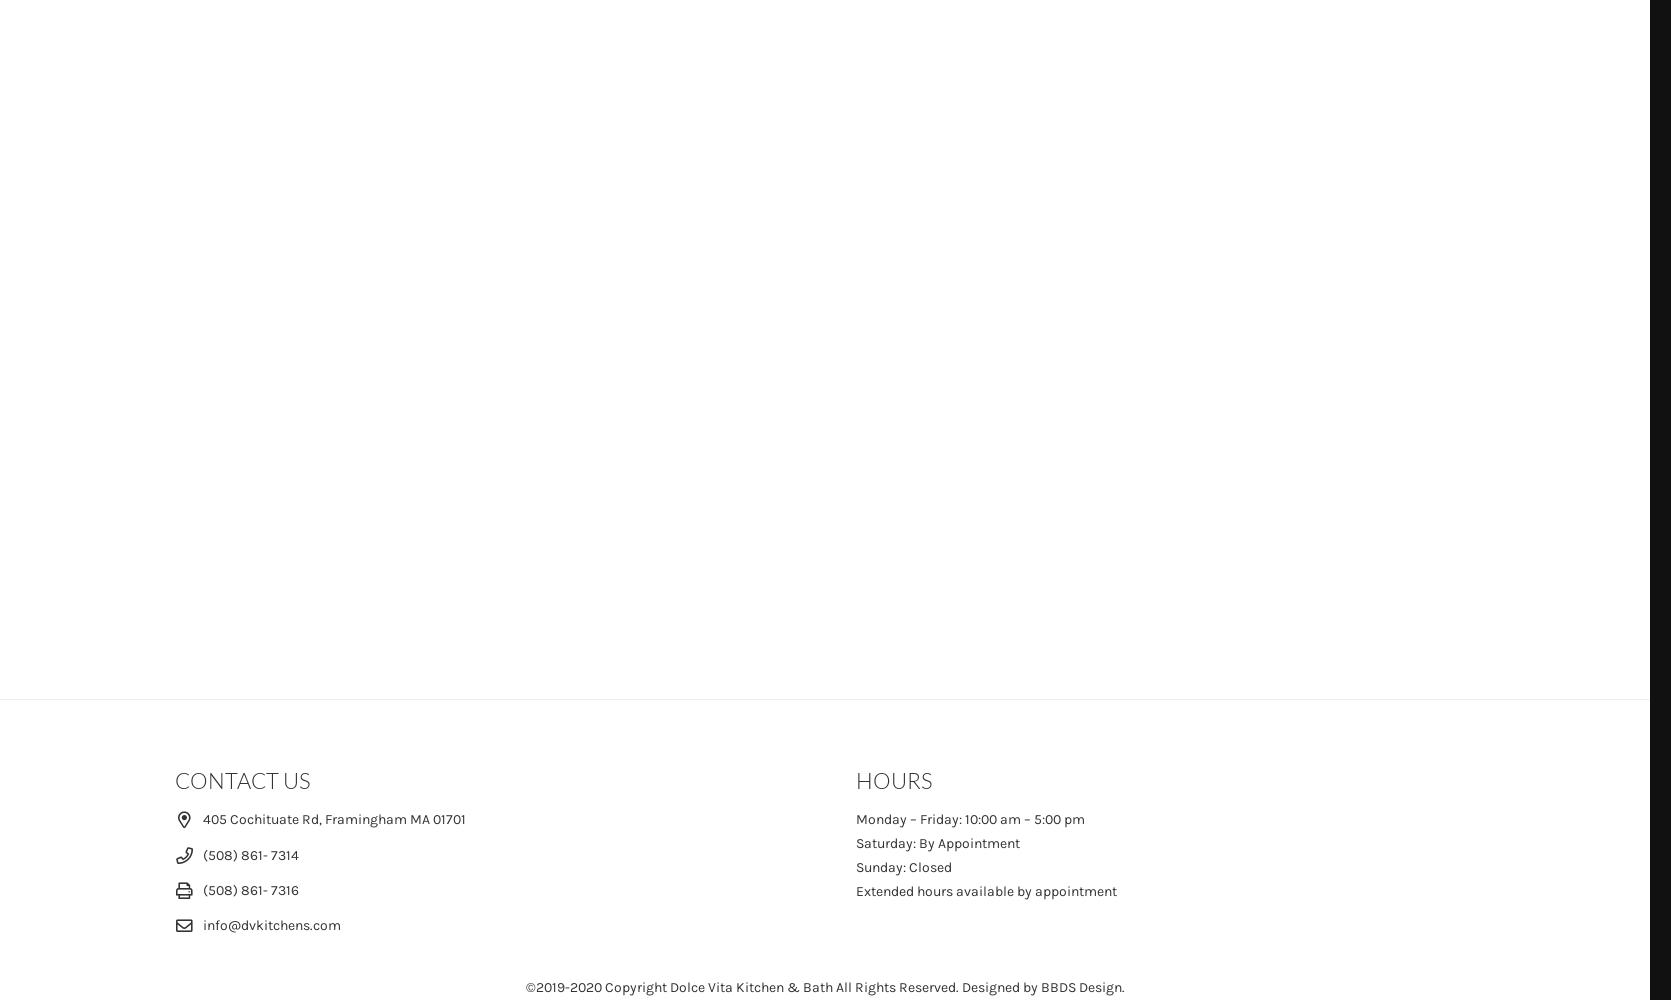 The width and height of the screenshot is (1671, 1000). Describe the element at coordinates (741, 986) in the screenshot. I see `'©2019-2020 Copyright Dolce Vita Kitchen & Bath All Rights Reserved.'` at that location.